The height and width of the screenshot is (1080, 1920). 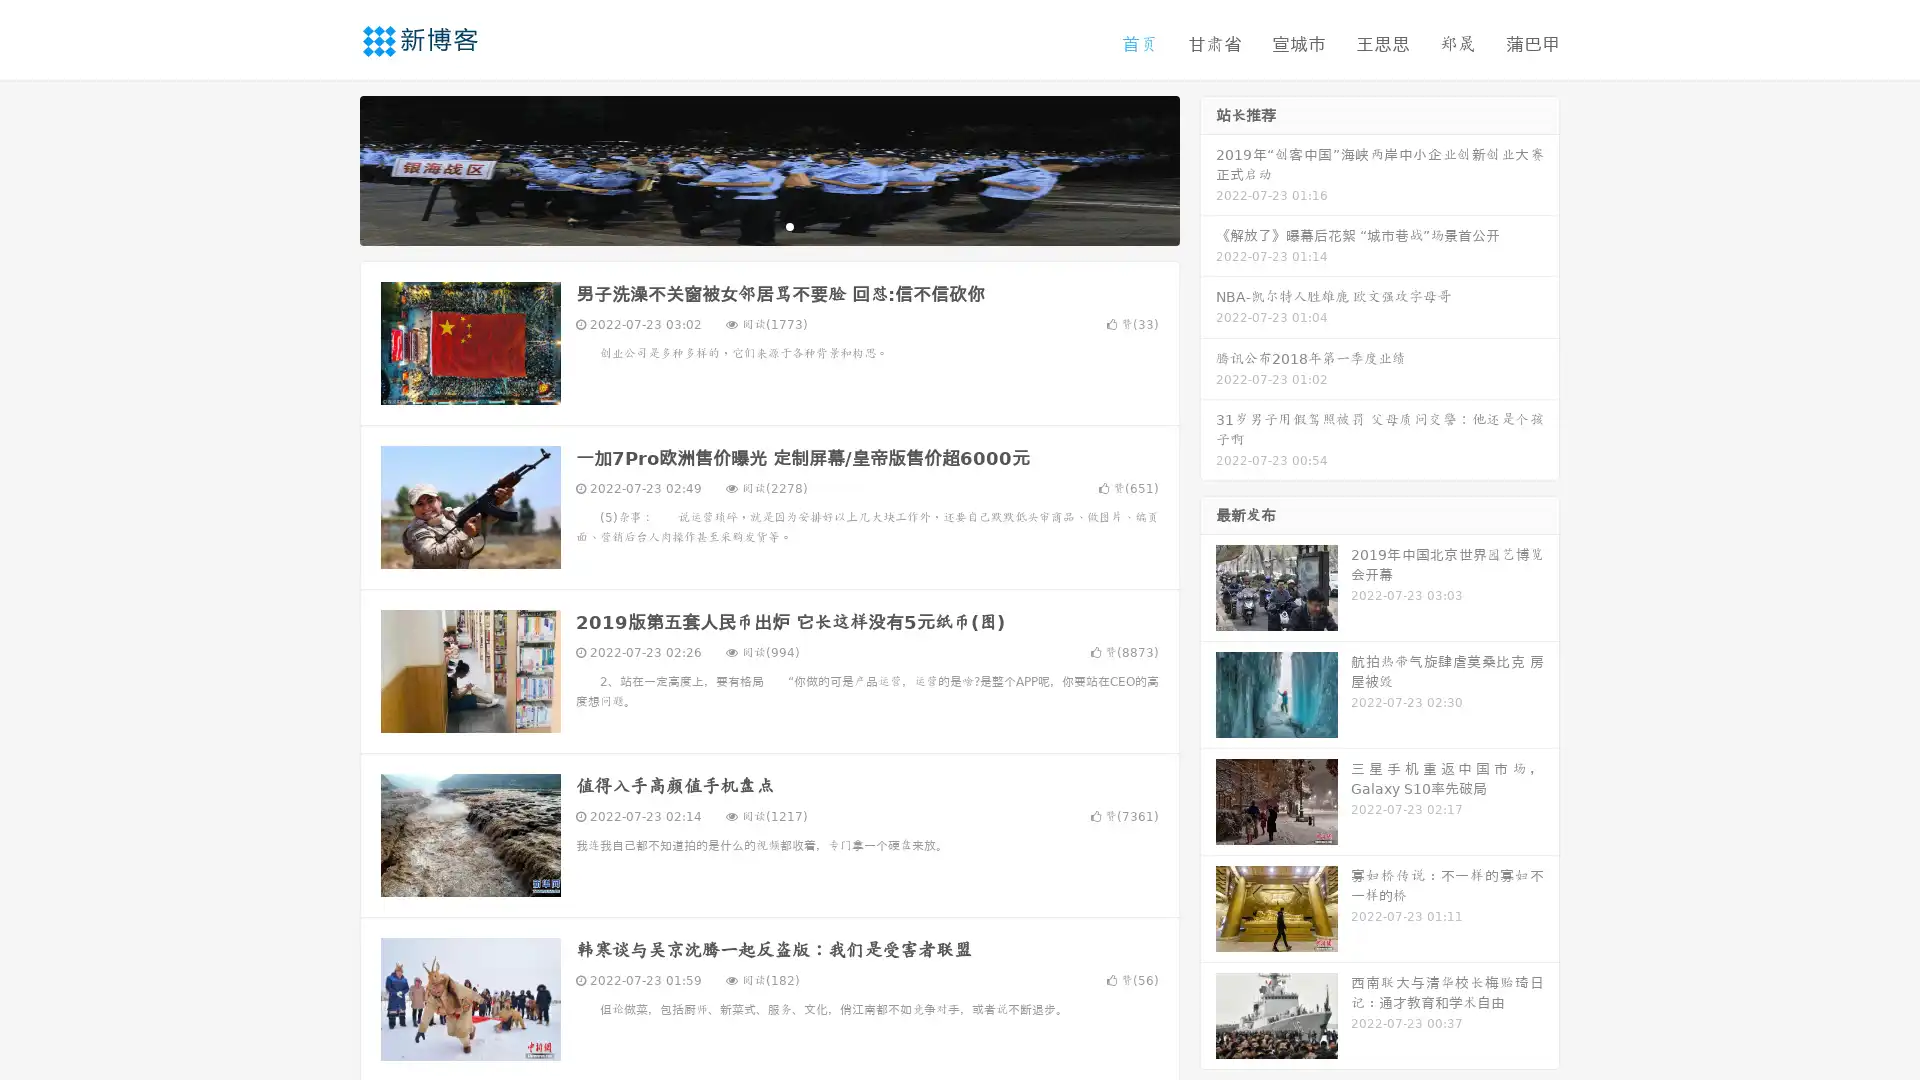 What do you see at coordinates (768, 225) in the screenshot?
I see `Go to slide 2` at bounding box center [768, 225].